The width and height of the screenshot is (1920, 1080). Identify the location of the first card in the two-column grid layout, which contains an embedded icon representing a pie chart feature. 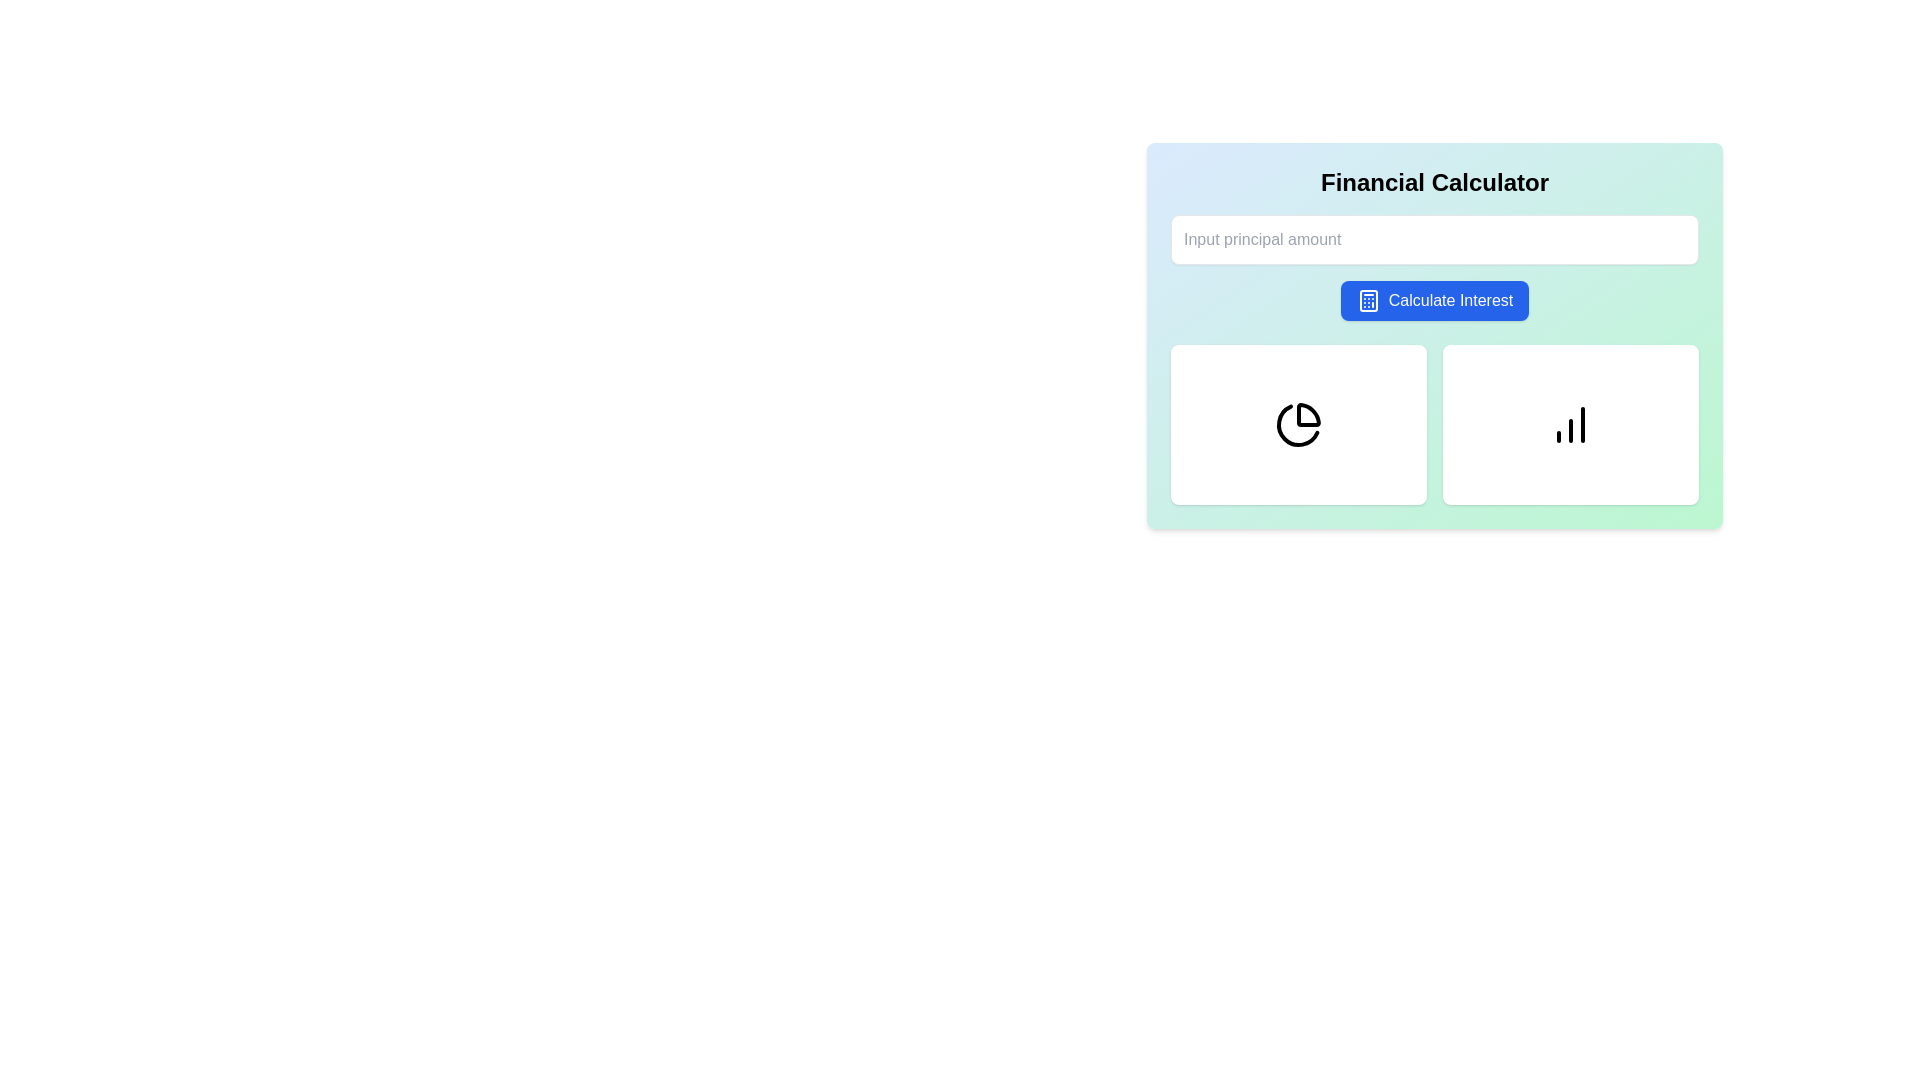
(1299, 423).